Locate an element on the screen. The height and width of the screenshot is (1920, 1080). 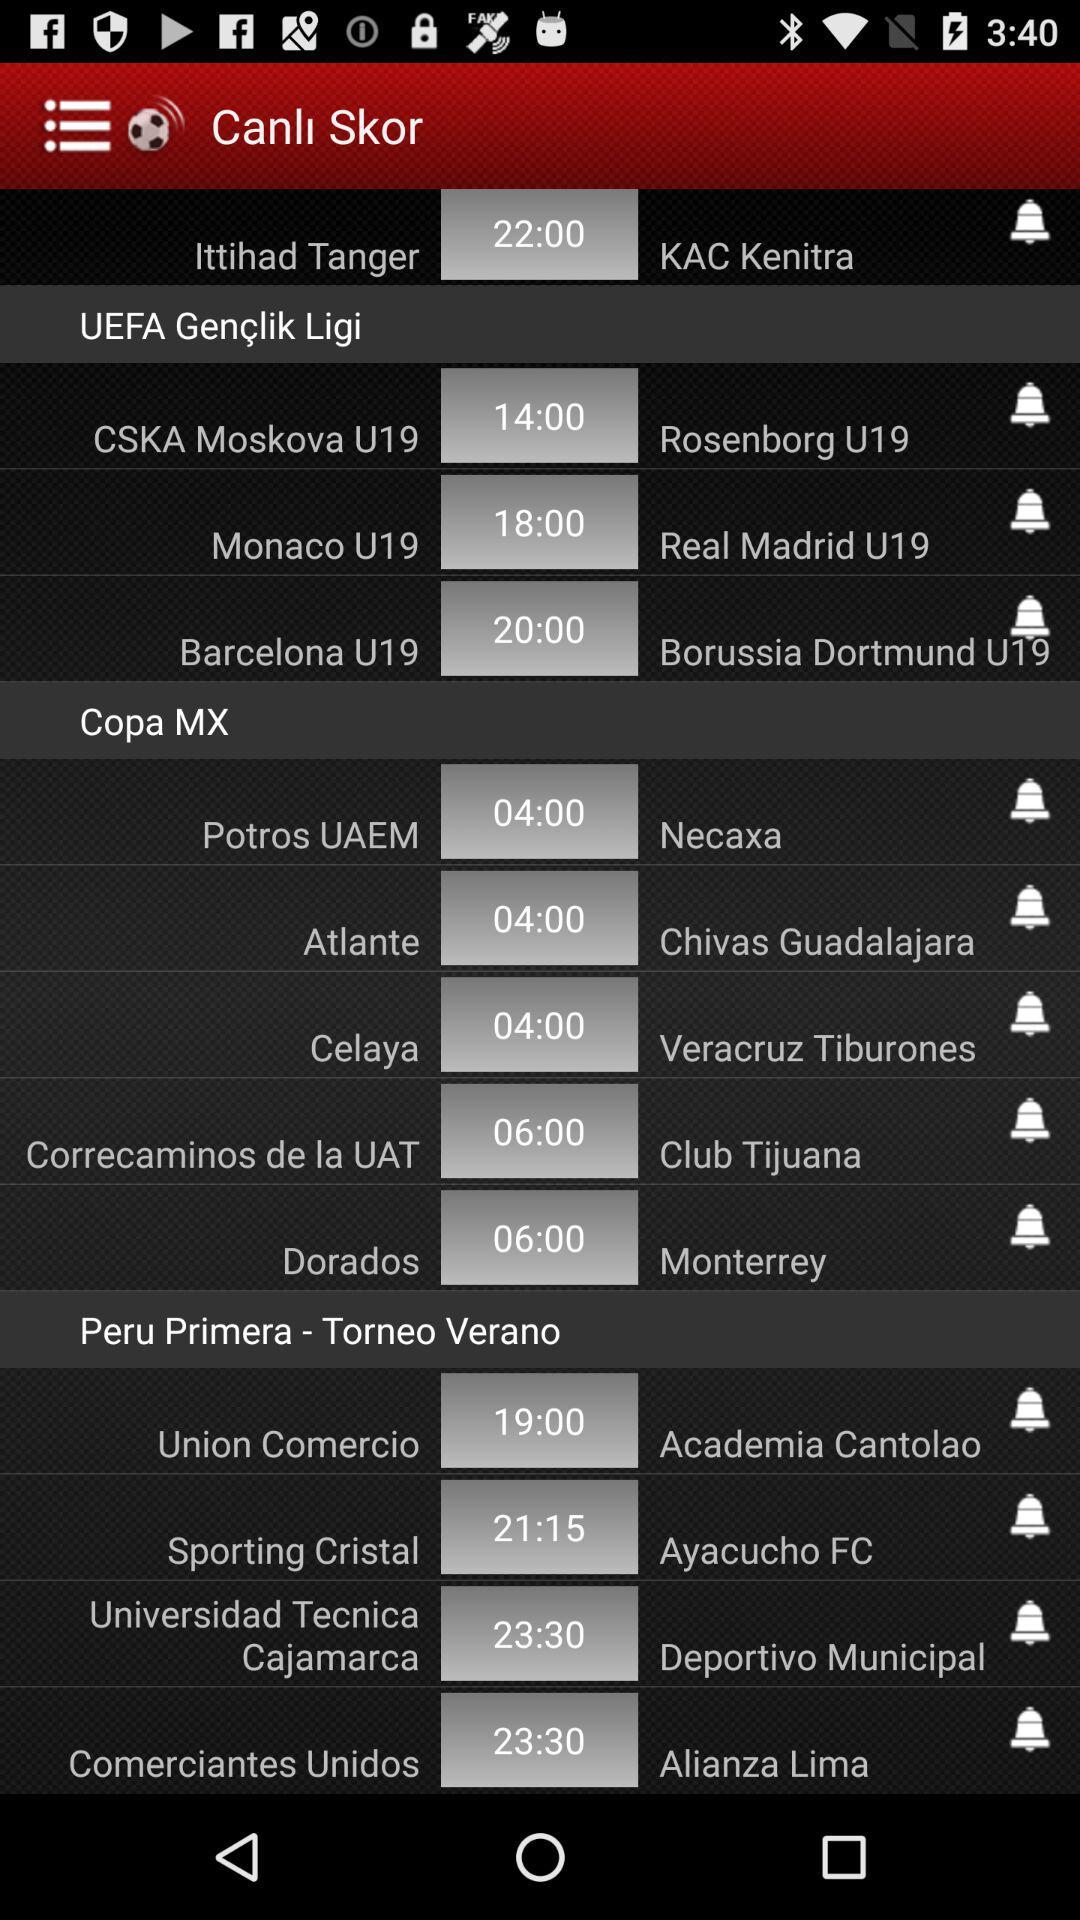
alarm is located at coordinates (1029, 1120).